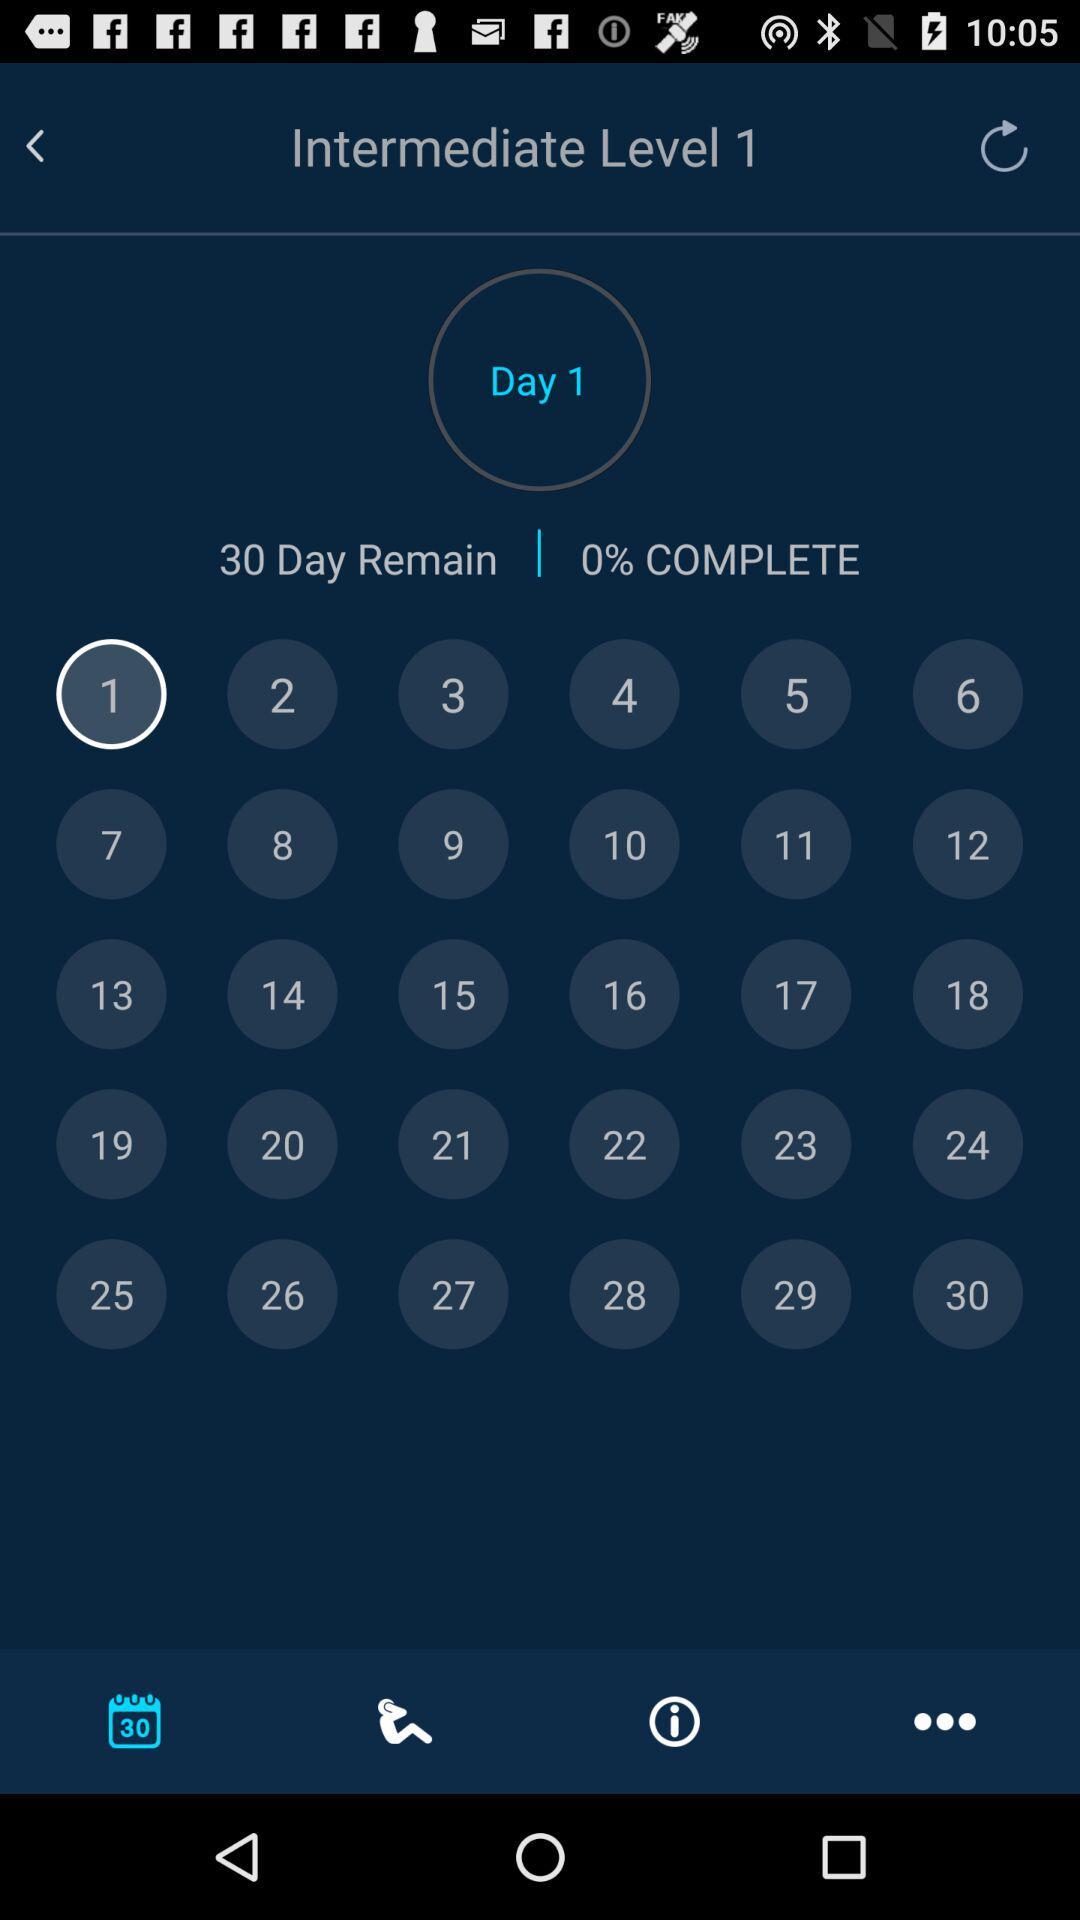 The height and width of the screenshot is (1920, 1080). Describe the element at coordinates (111, 694) in the screenshot. I see `show details of day` at that location.